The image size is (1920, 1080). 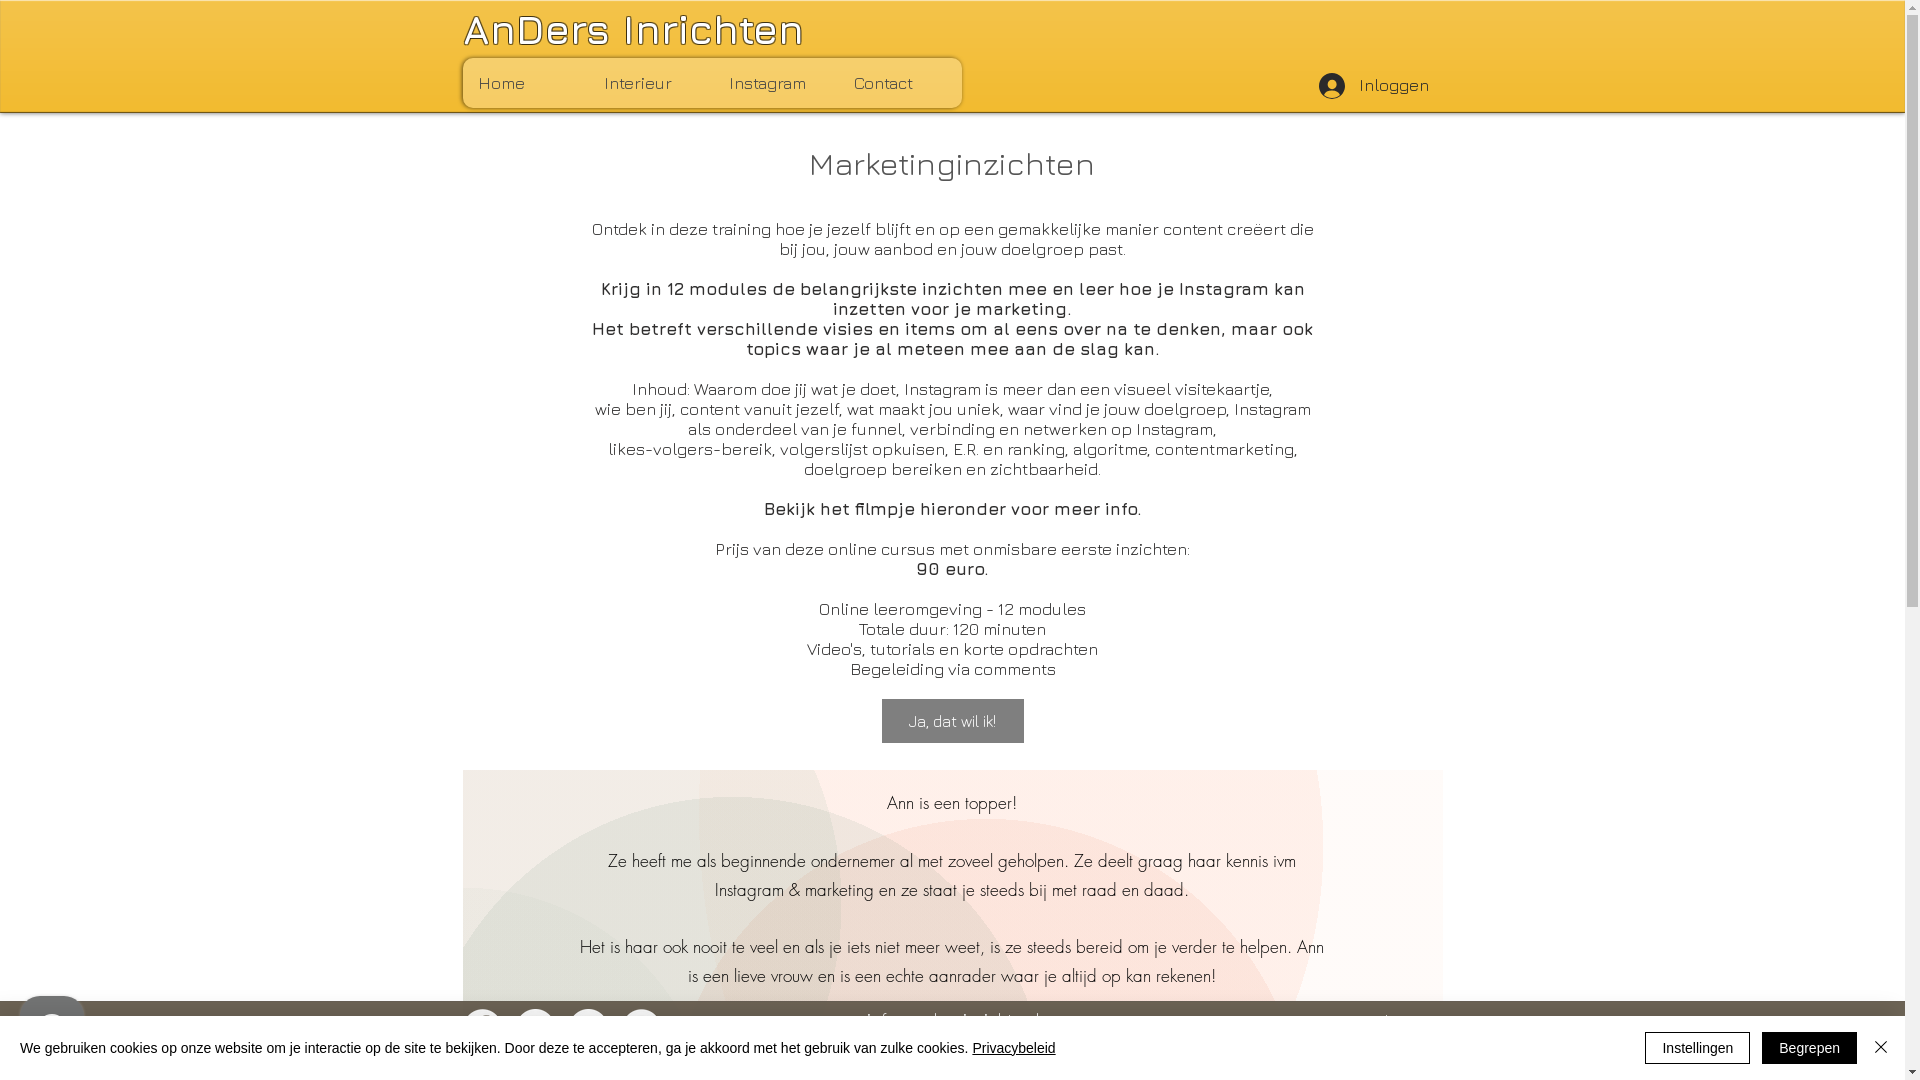 What do you see at coordinates (1371, 84) in the screenshot?
I see `'Inloggen'` at bounding box center [1371, 84].